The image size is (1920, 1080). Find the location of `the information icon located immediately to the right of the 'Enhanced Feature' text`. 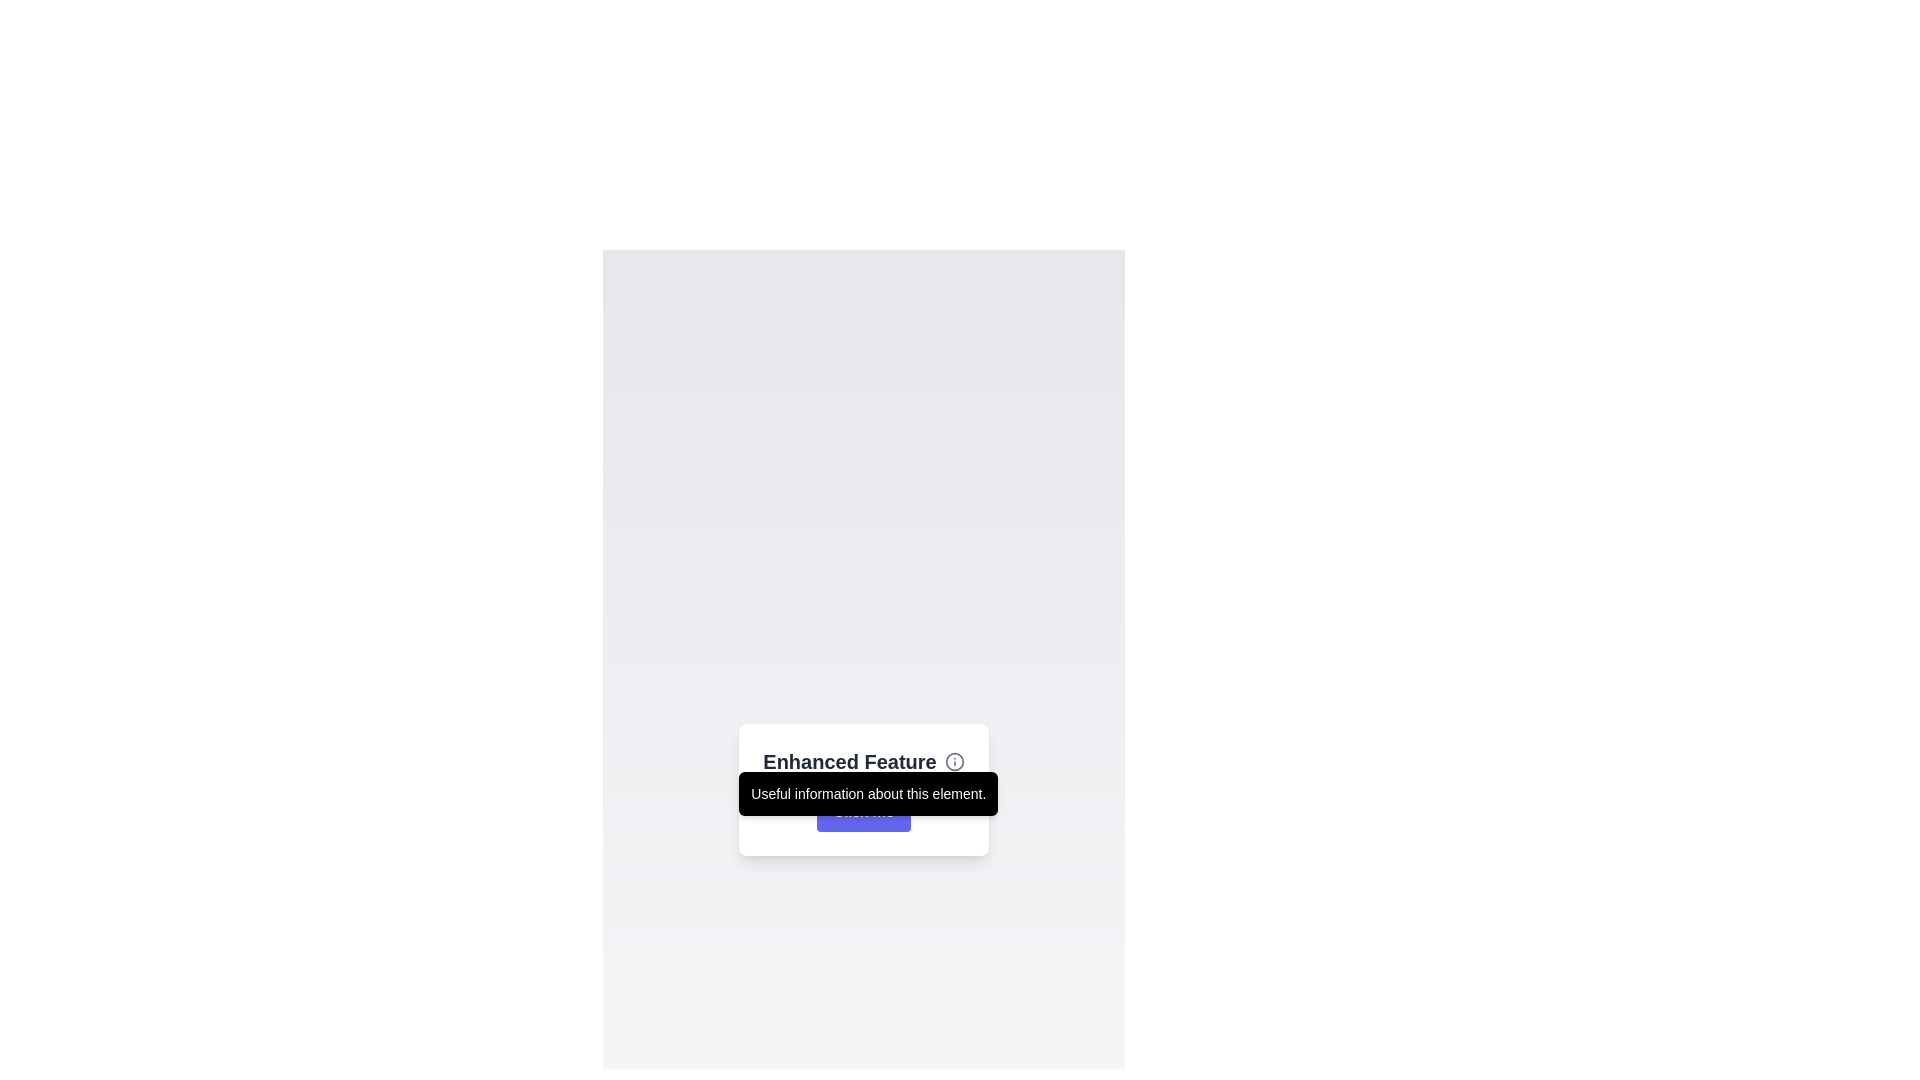

the information icon located immediately to the right of the 'Enhanced Feature' text is located at coordinates (953, 762).